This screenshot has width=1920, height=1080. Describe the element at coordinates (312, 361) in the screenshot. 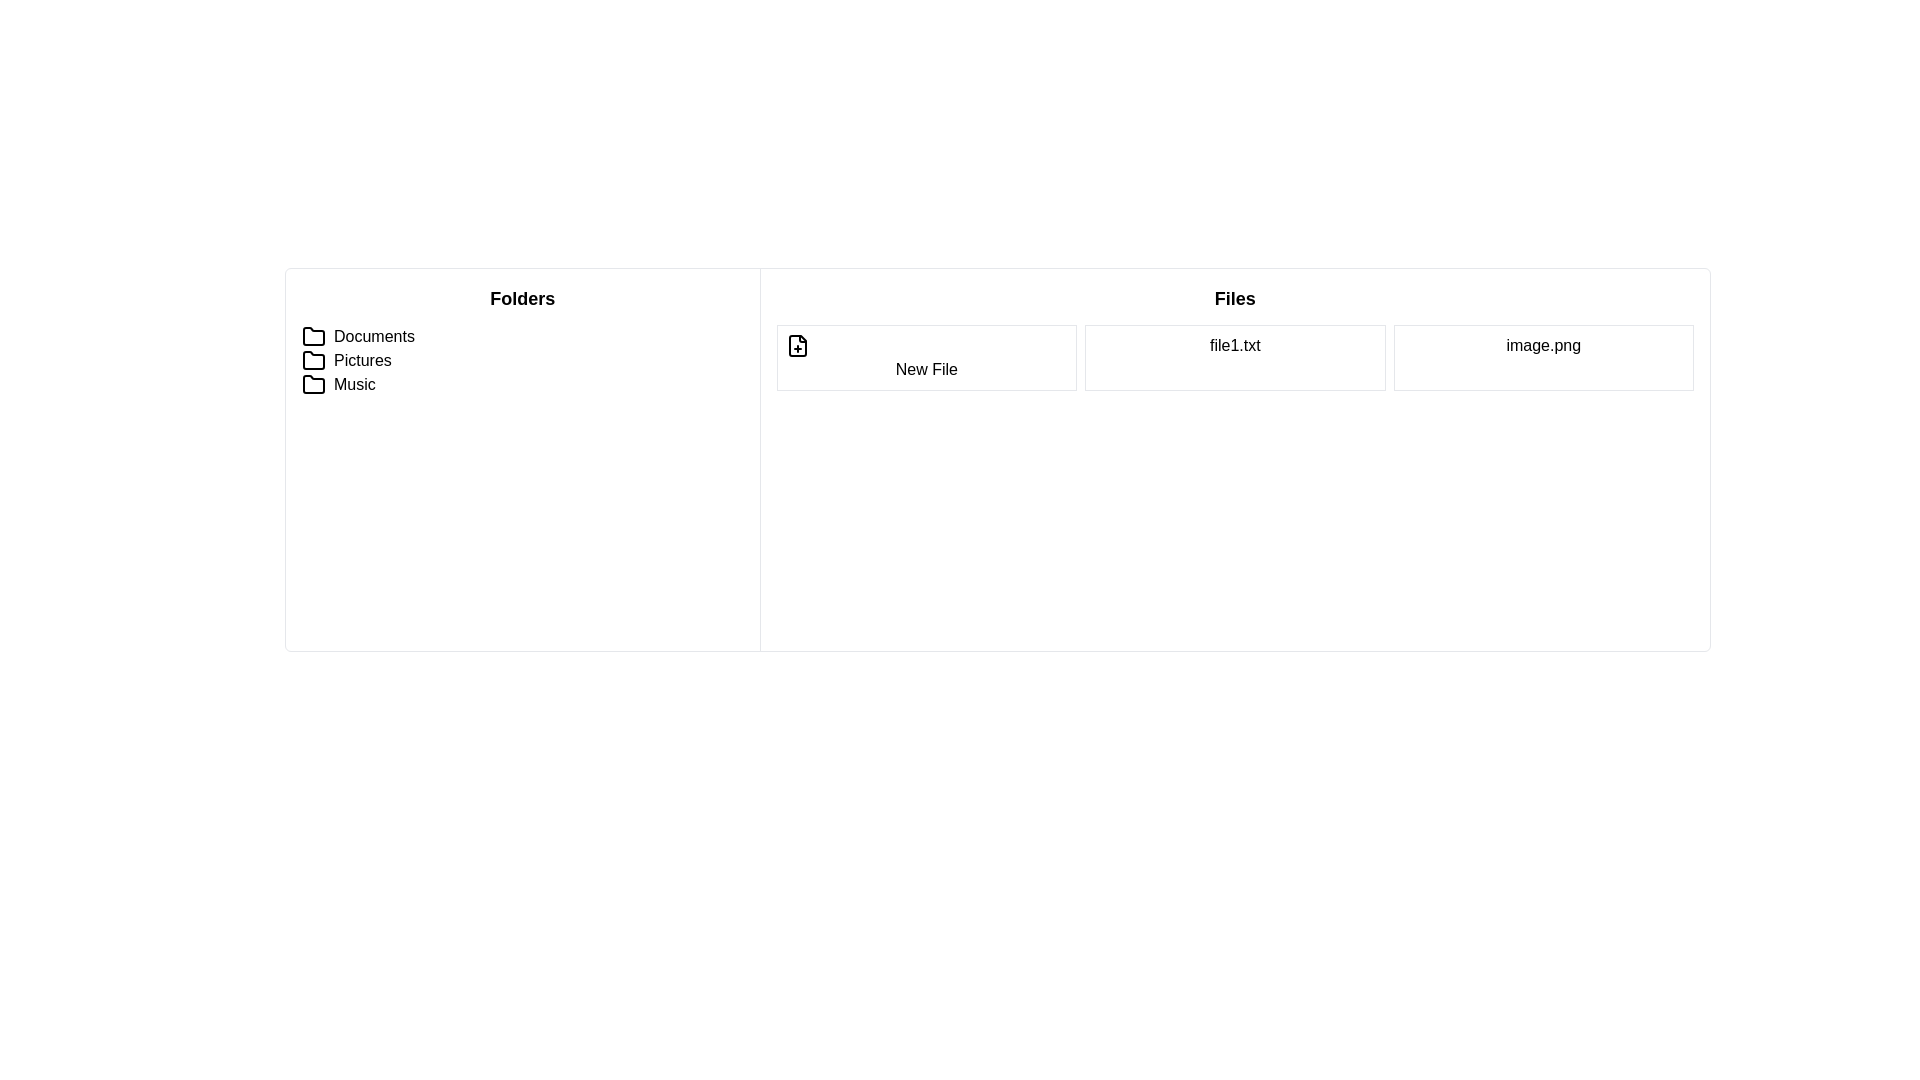

I see `the folder icon, which is black and positioned next to the text labeled 'Pictures'` at that location.